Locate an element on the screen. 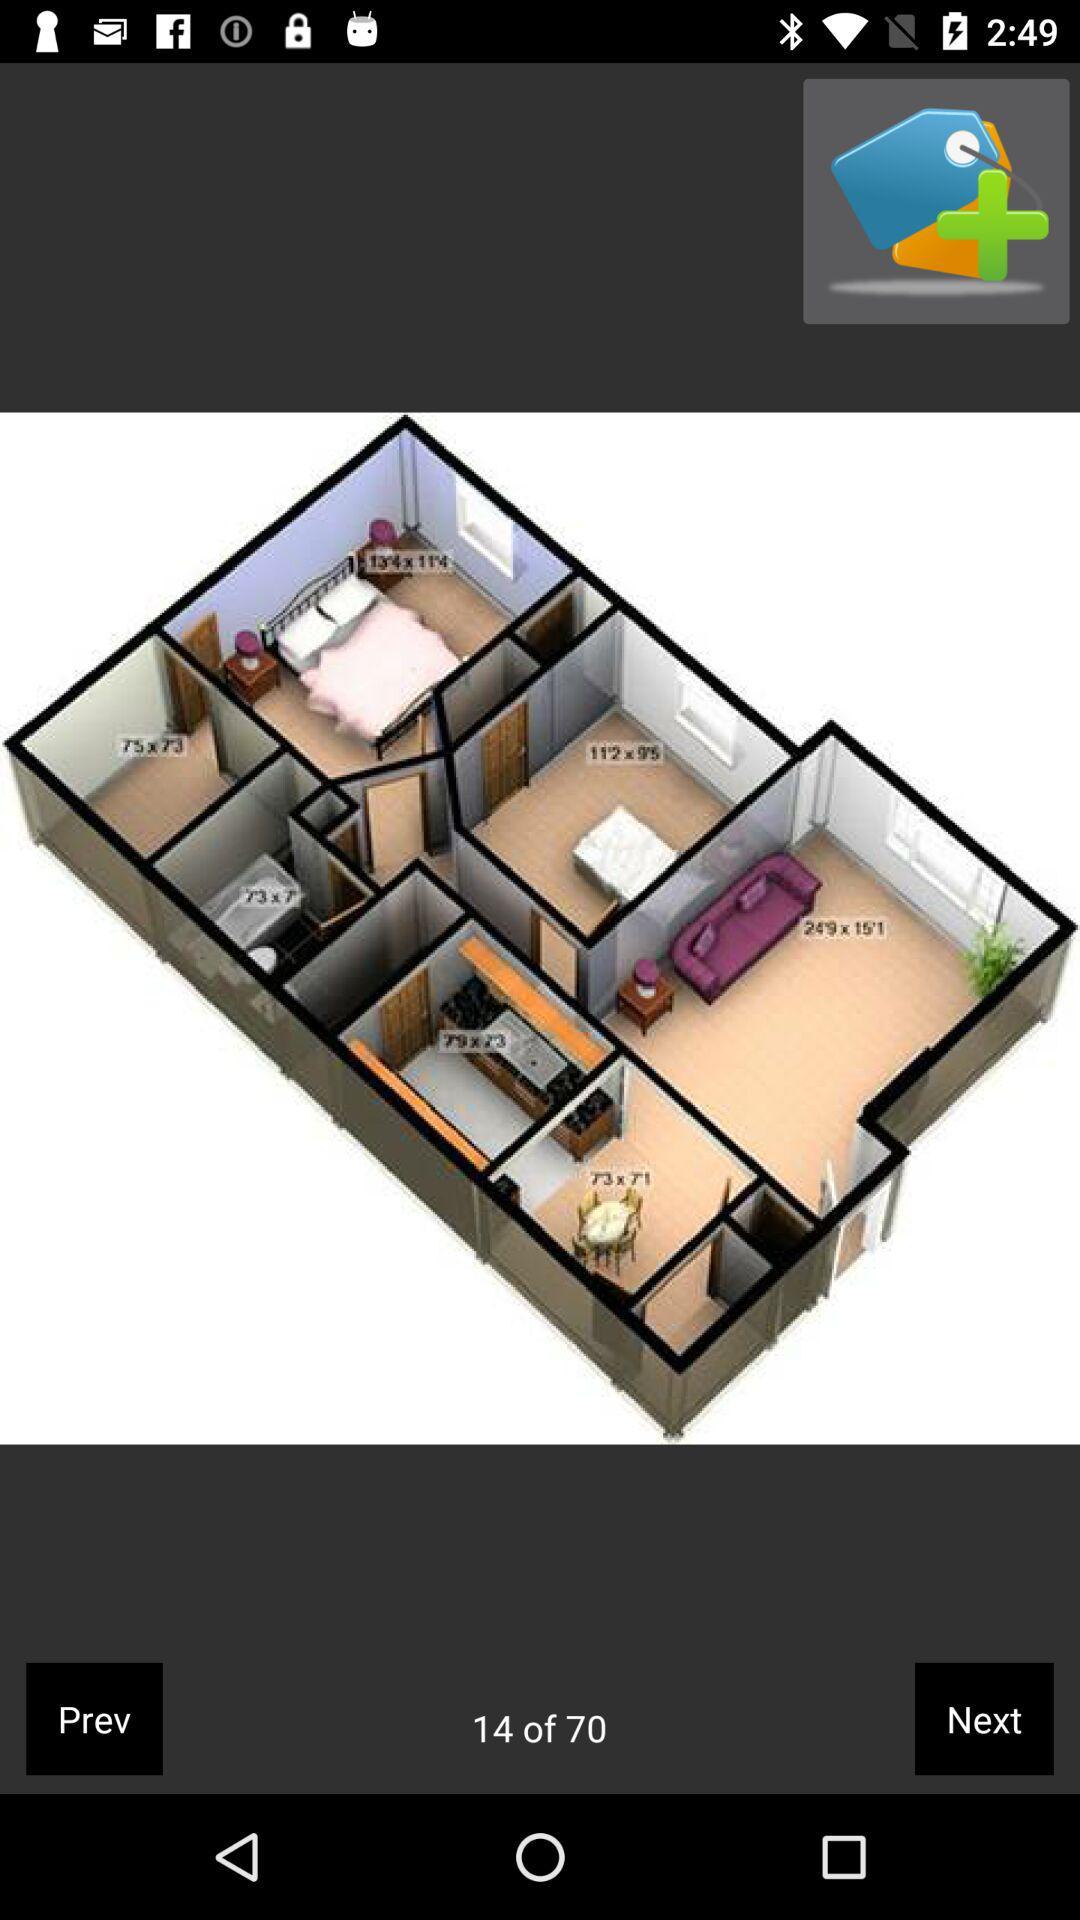 The width and height of the screenshot is (1080, 1920). the app to the right of prev app is located at coordinates (538, 1727).